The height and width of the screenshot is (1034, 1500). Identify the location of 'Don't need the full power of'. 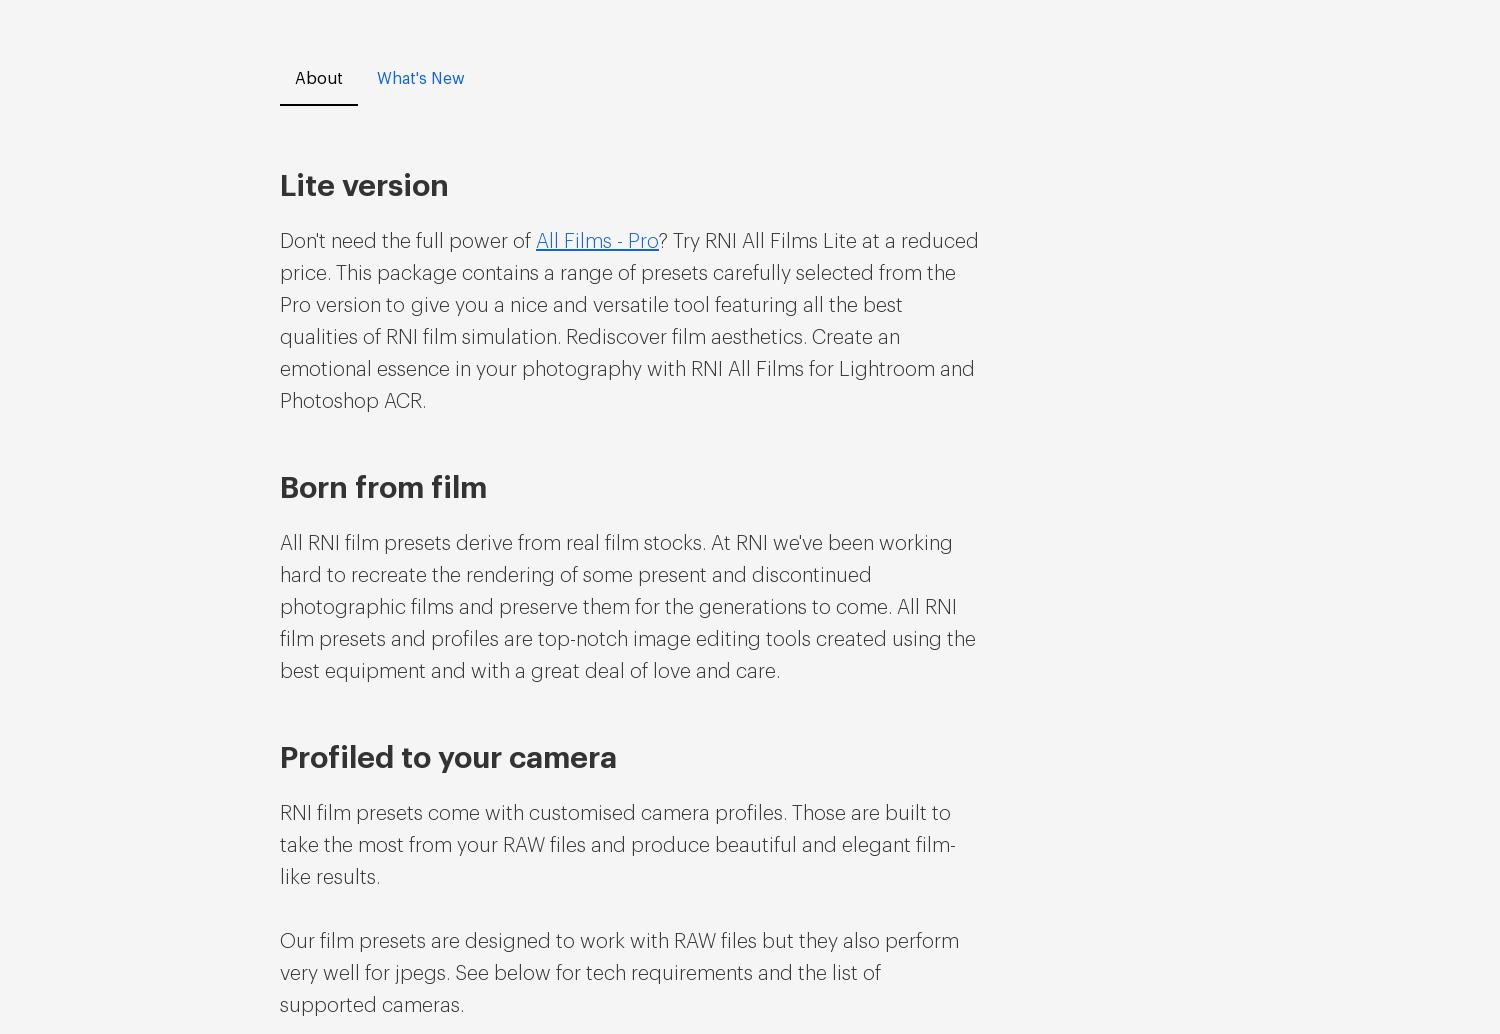
(408, 241).